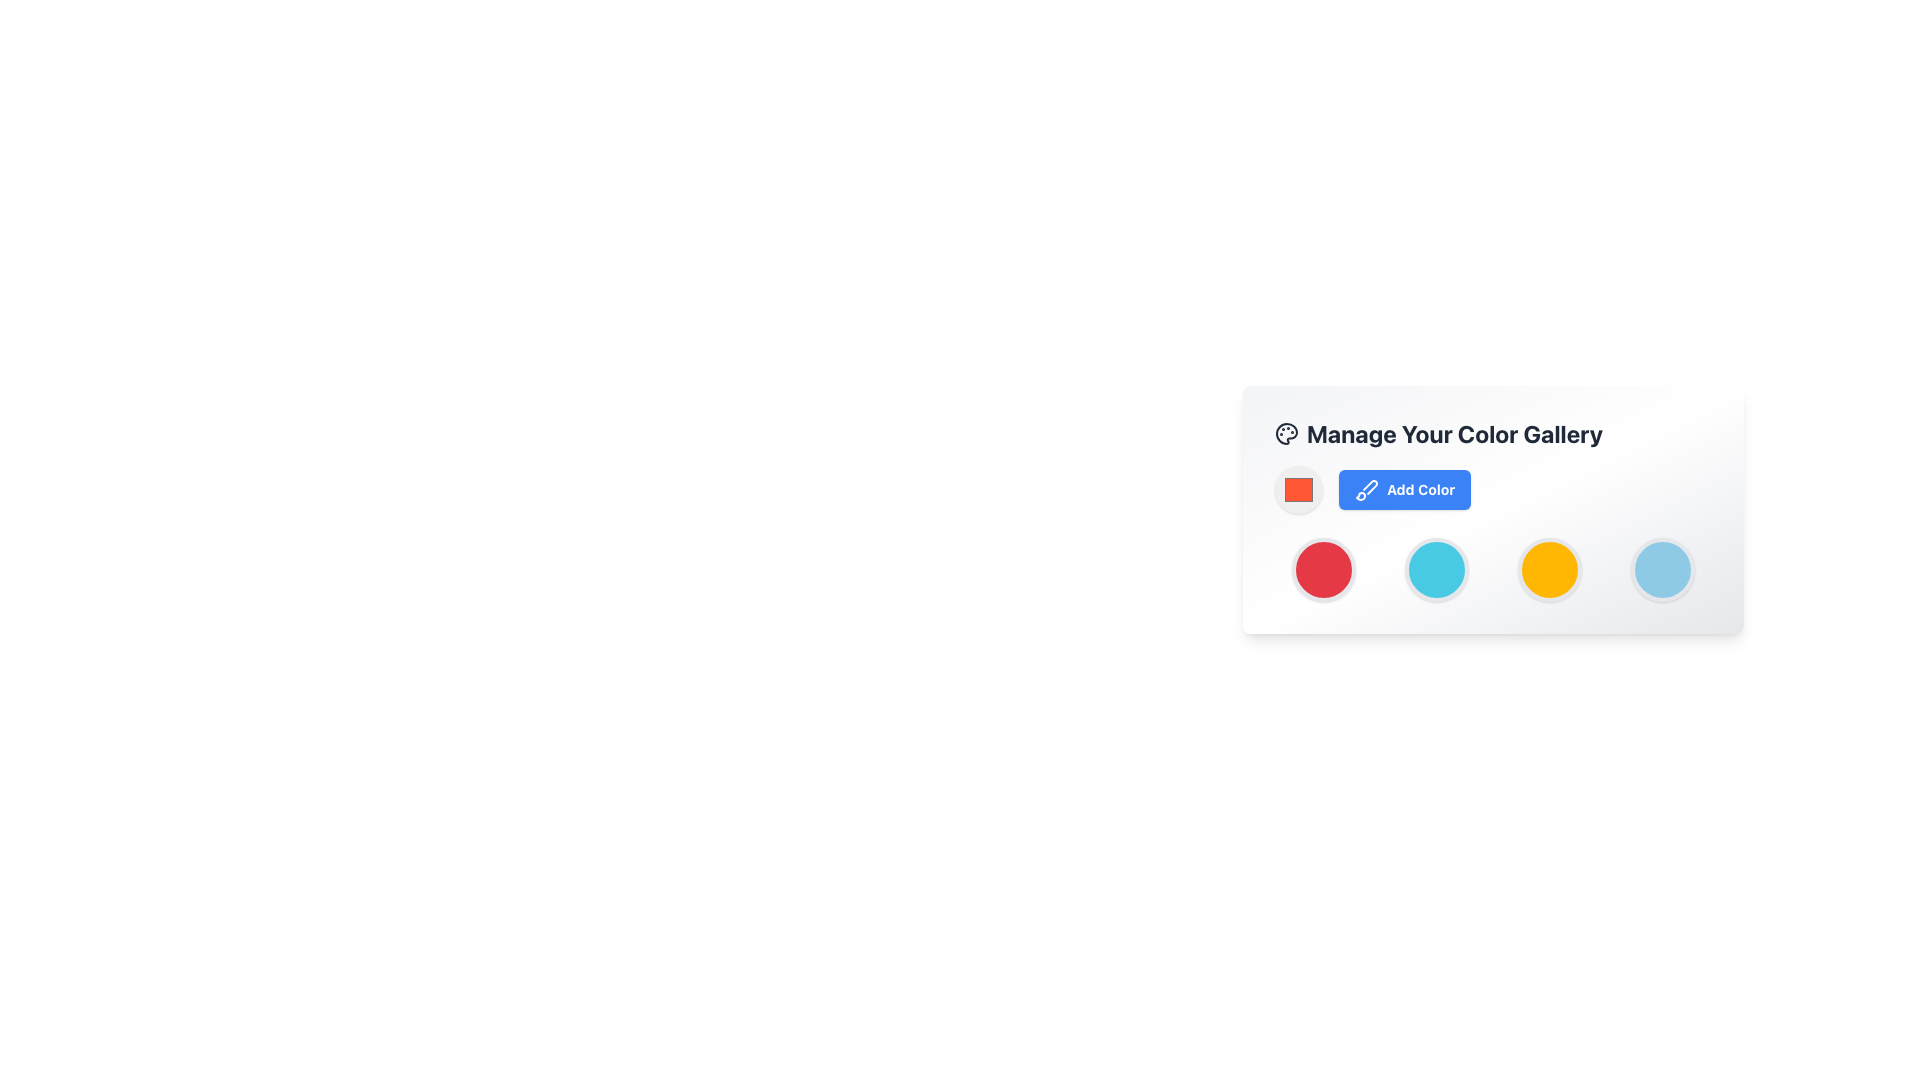 The image size is (1920, 1080). I want to click on the first selectable color representation in the horizontal arrangement beneath 'Manage Your Color Gallery', so click(1323, 570).